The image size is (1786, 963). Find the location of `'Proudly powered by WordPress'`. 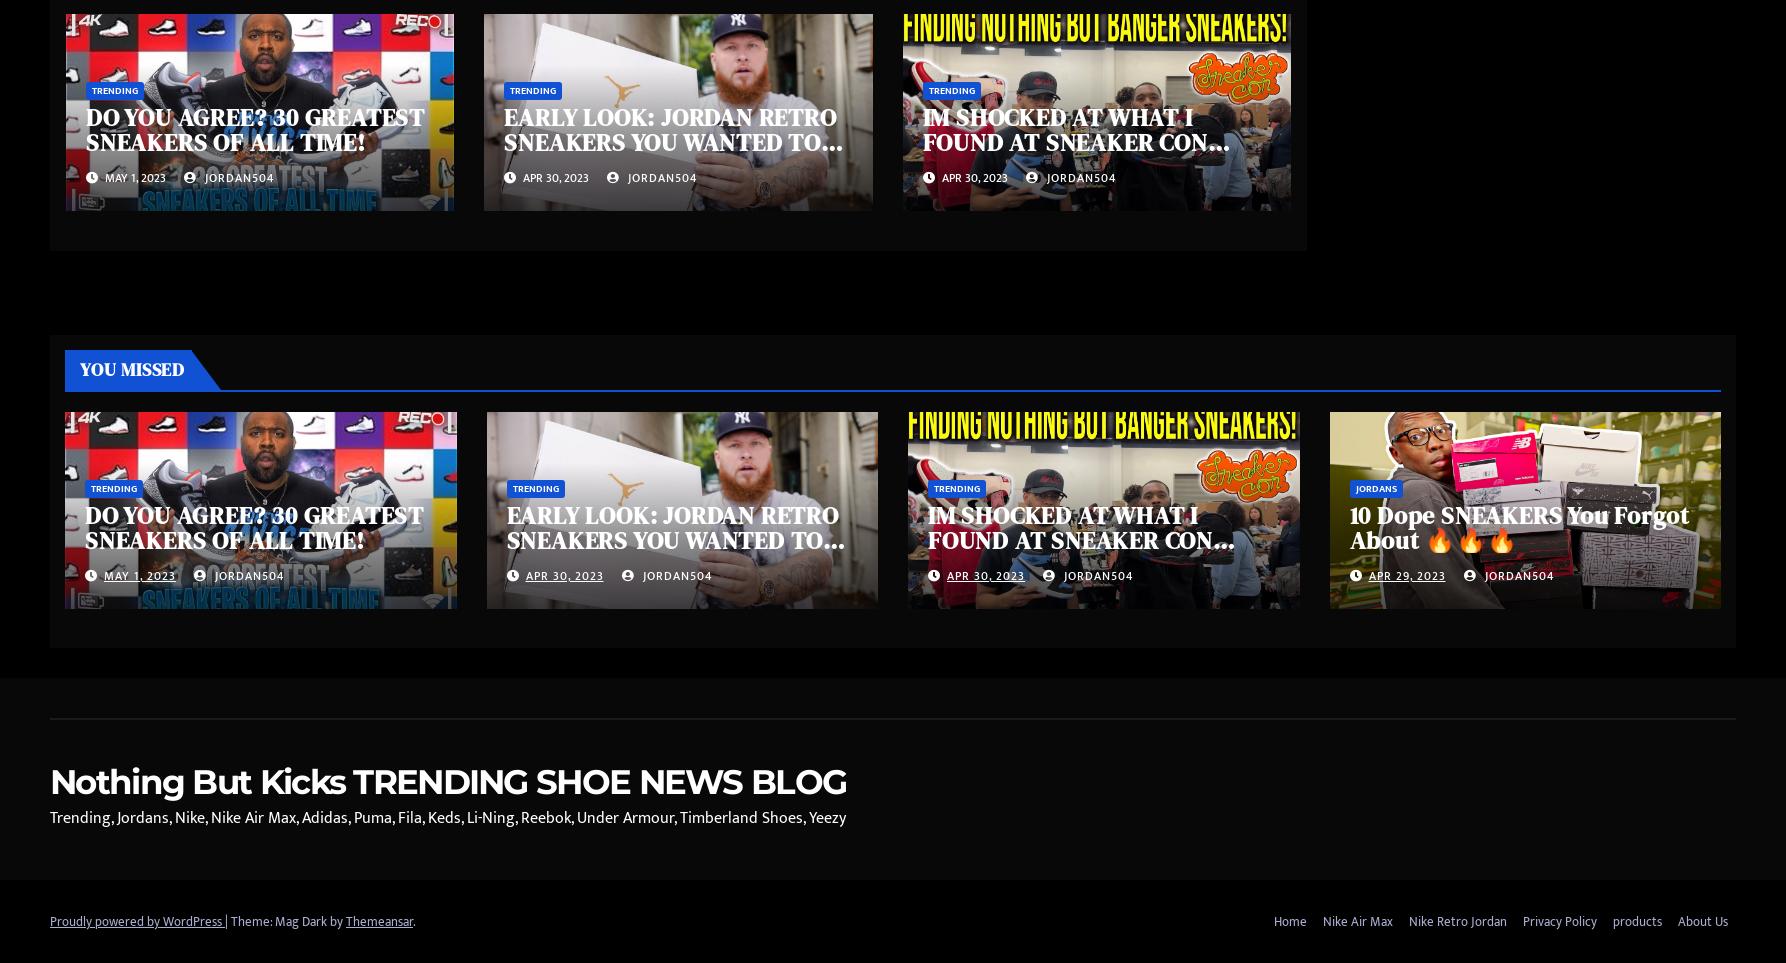

'Proudly powered by WordPress' is located at coordinates (137, 921).